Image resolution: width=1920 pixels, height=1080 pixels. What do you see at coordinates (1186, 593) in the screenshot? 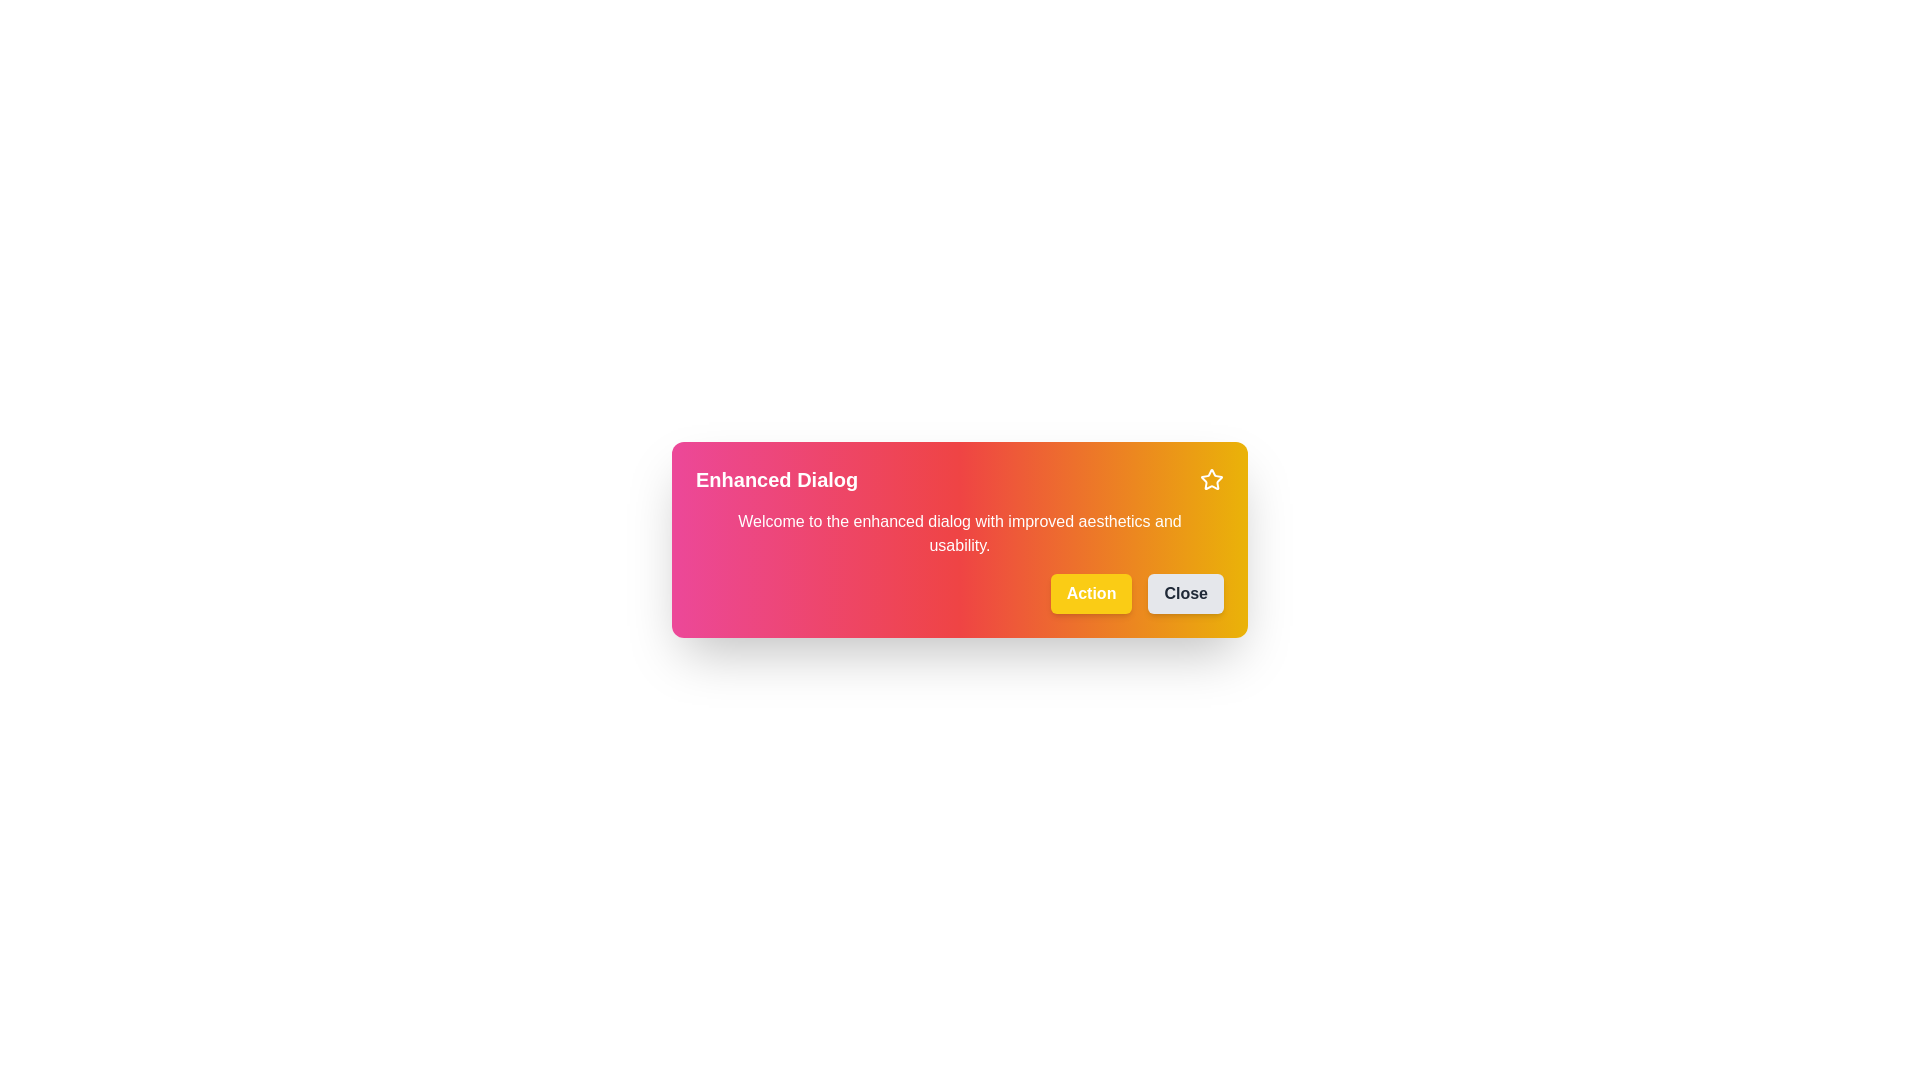
I see `the 'Close' button to close the dialog` at bounding box center [1186, 593].